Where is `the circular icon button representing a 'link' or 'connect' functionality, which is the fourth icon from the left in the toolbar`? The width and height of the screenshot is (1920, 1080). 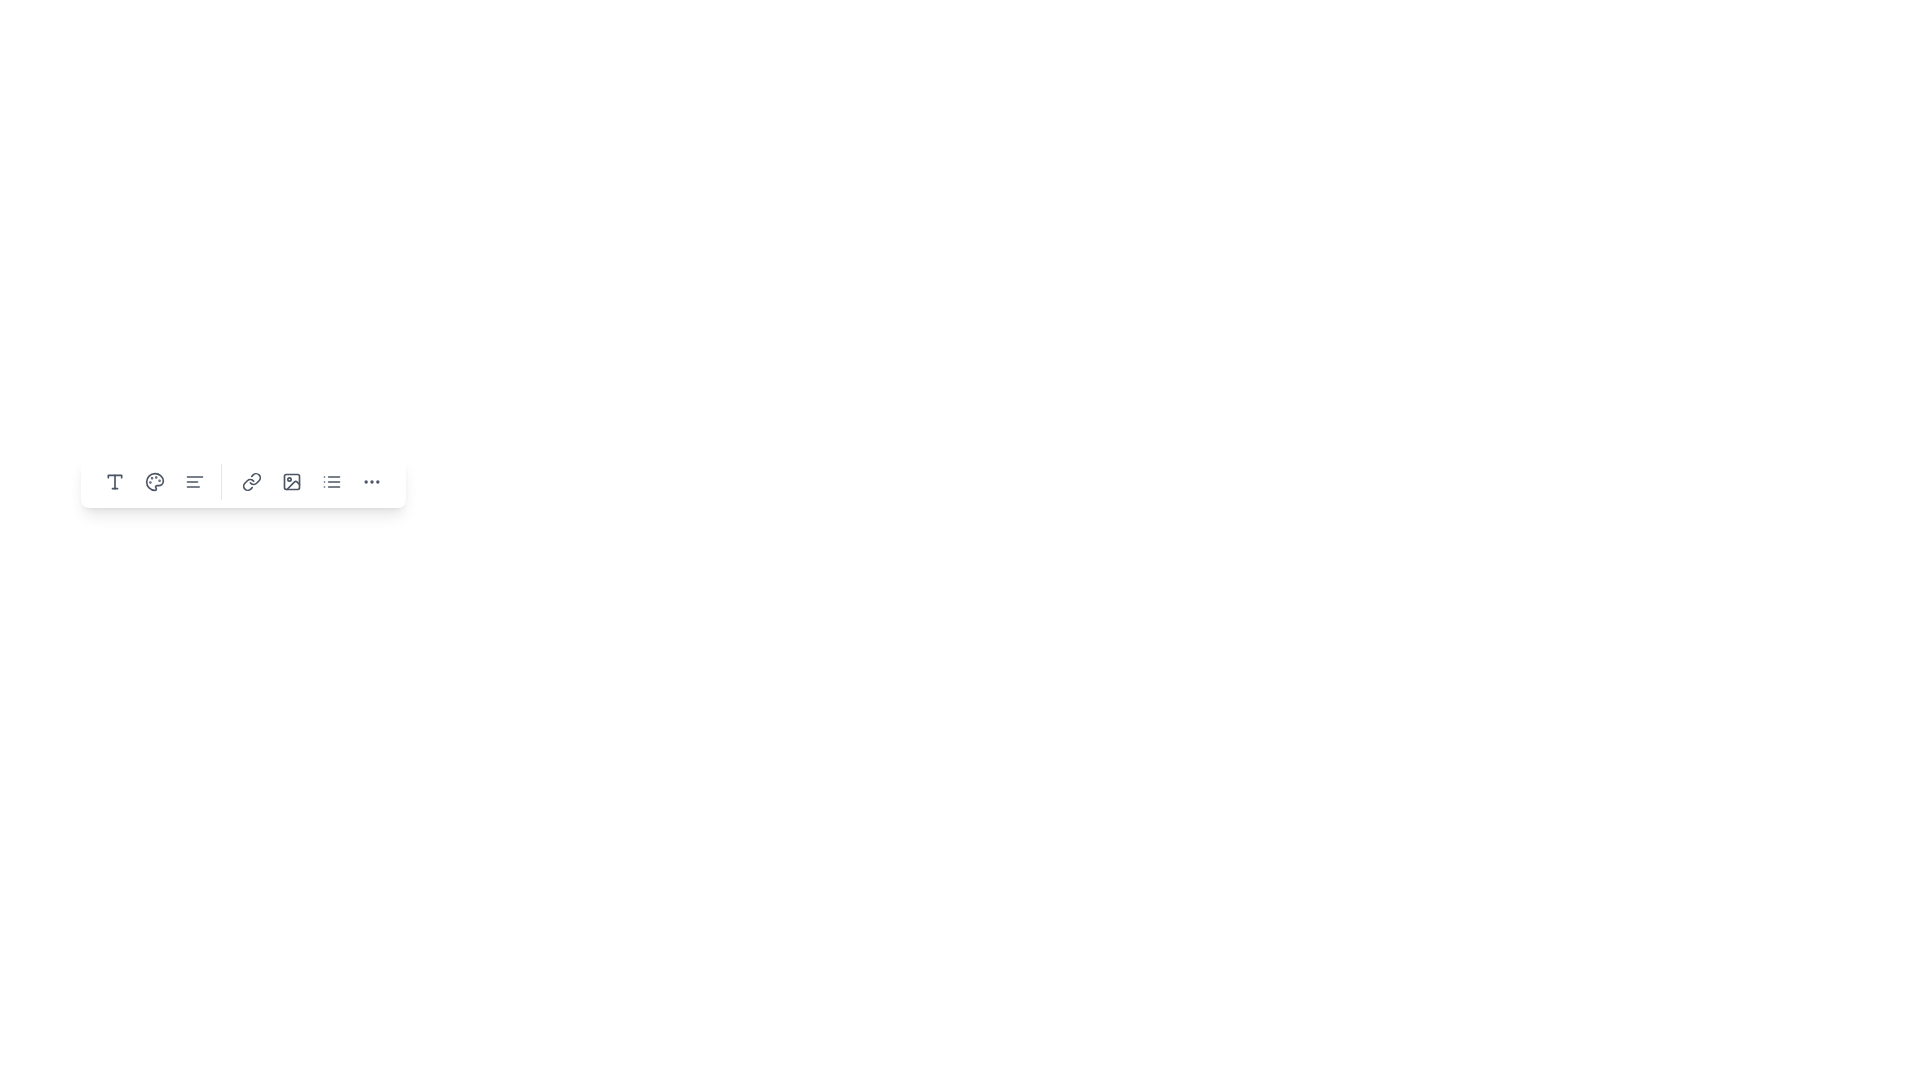
the circular icon button representing a 'link' or 'connect' functionality, which is the fourth icon from the left in the toolbar is located at coordinates (242, 482).